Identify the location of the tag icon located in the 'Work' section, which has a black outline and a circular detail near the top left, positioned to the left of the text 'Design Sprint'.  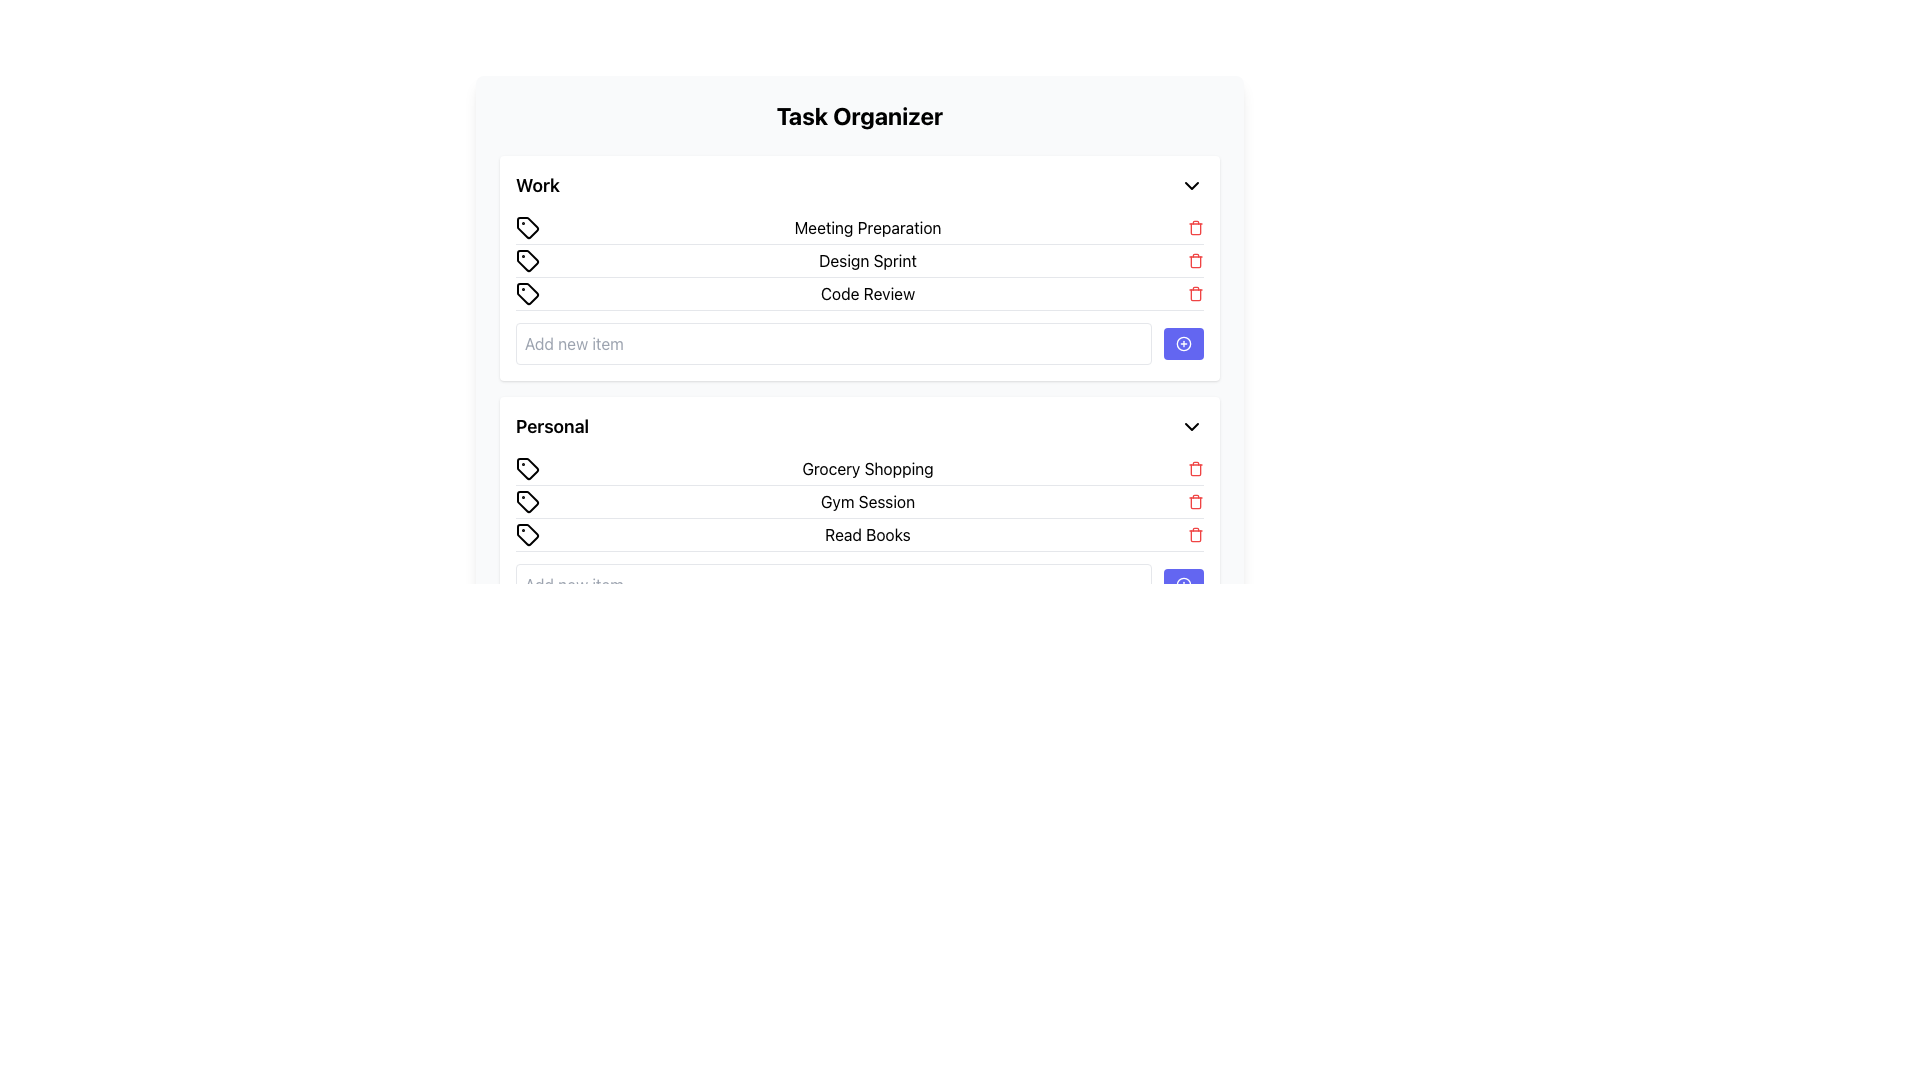
(528, 260).